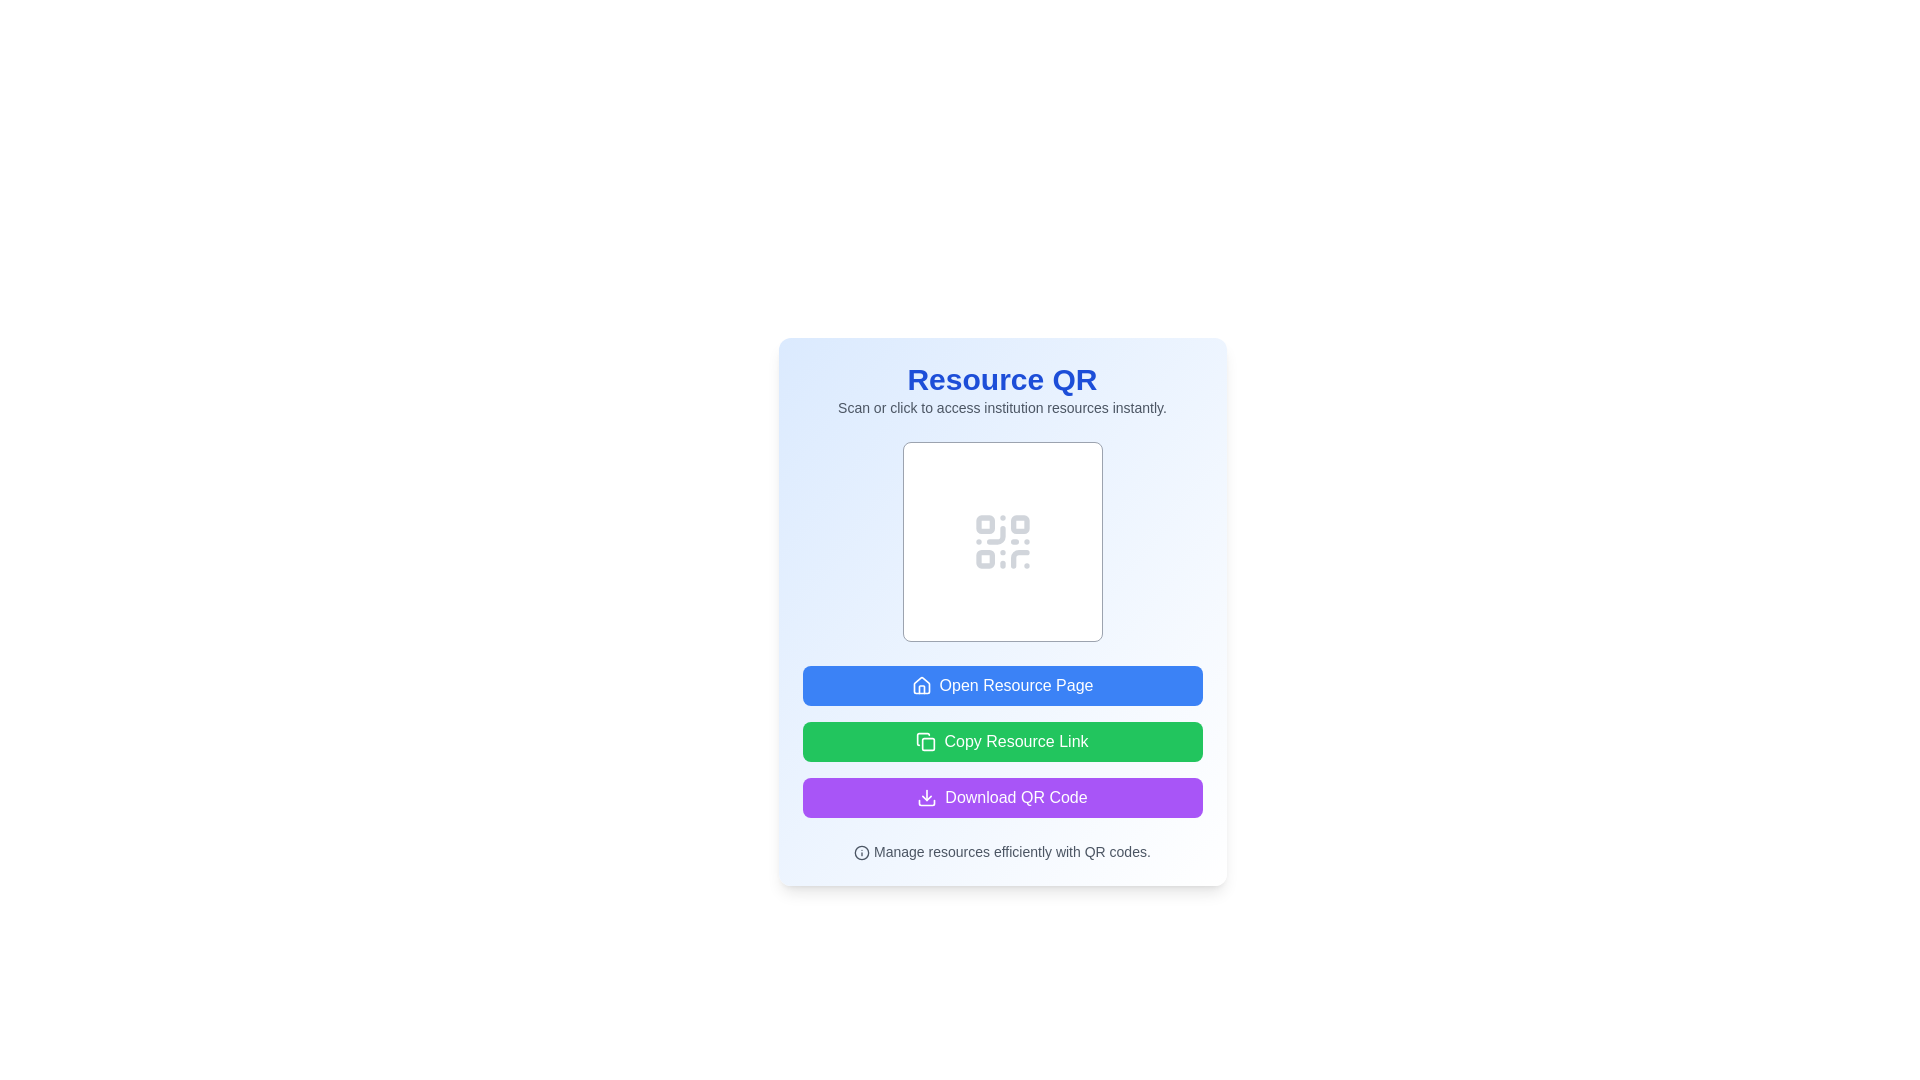 This screenshot has height=1080, width=1920. I want to click on the downward arrow icon inside the purple 'Download QR Code' button located at the bottom section of the interface, so click(926, 797).